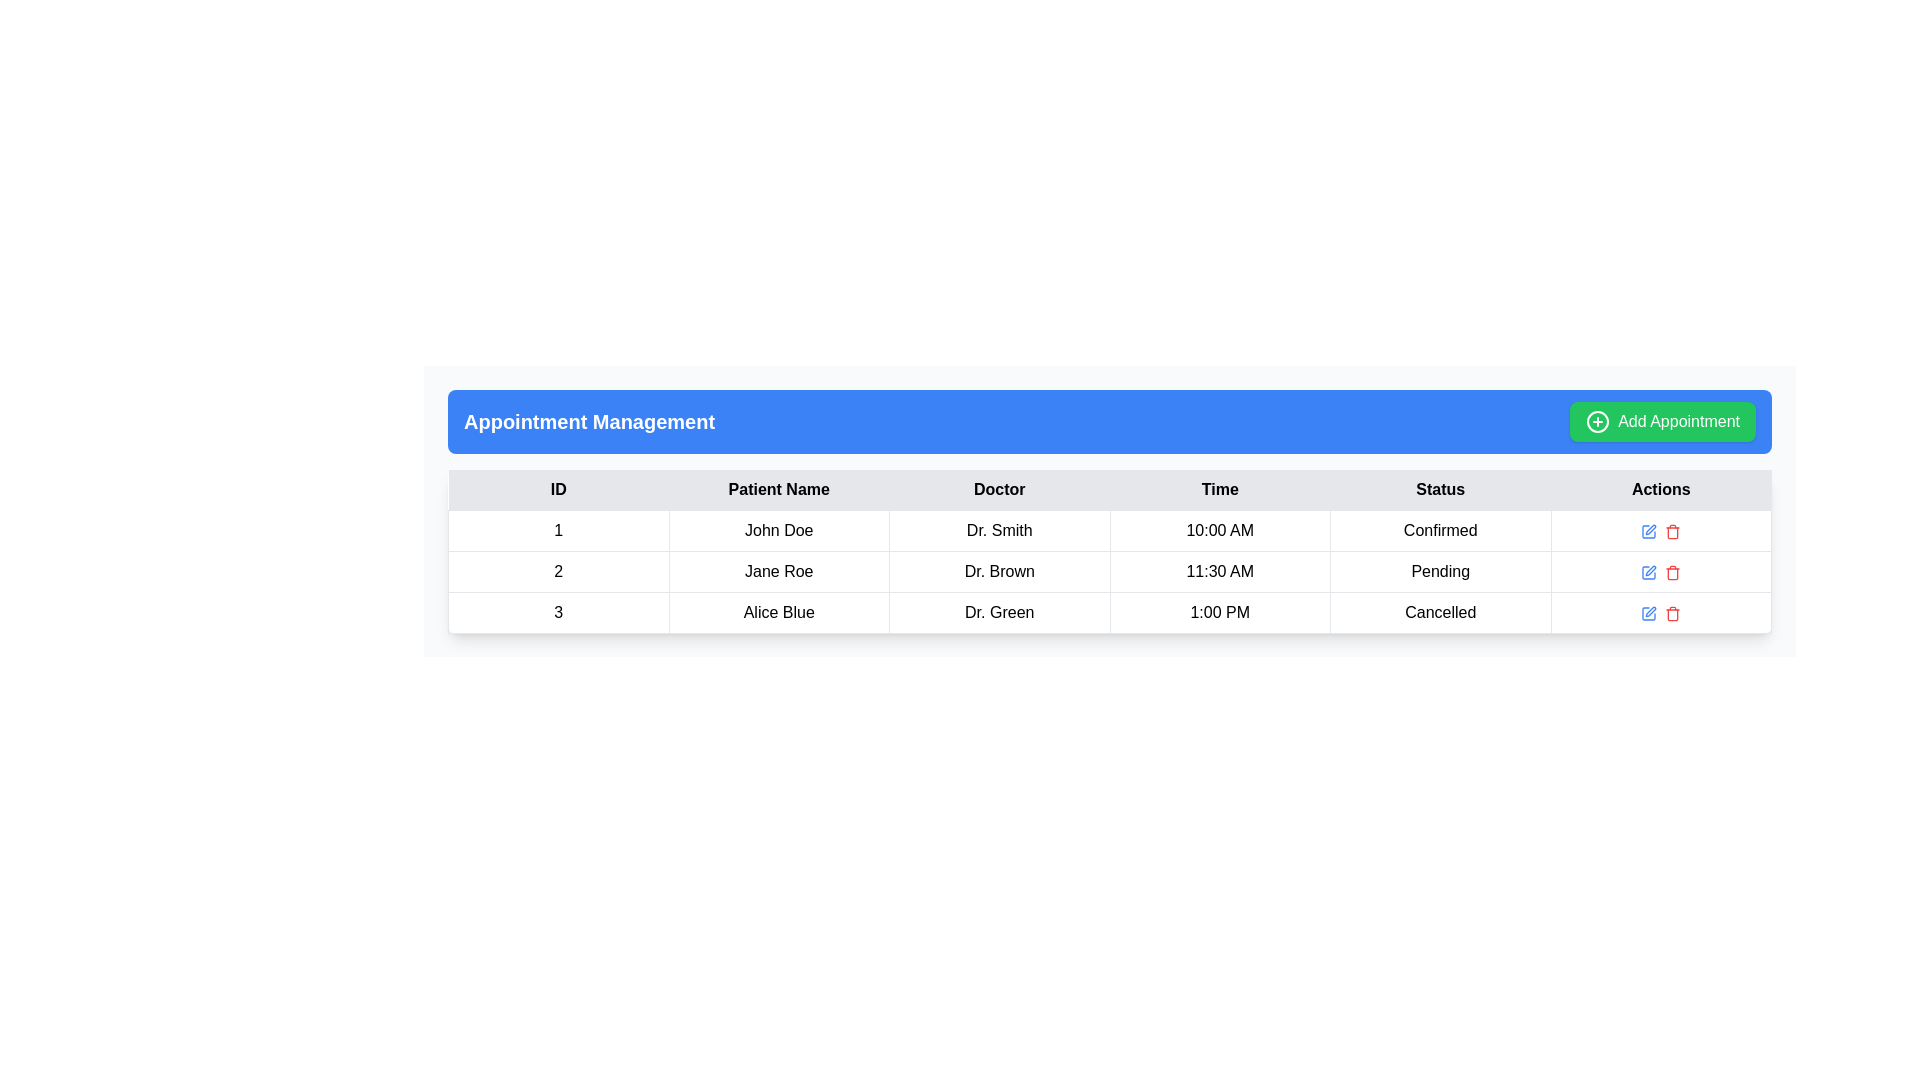 The width and height of the screenshot is (1920, 1080). What do you see at coordinates (558, 571) in the screenshot?
I see `the table cell displaying the ID number in the second row under the 'ID' column, which is the leftmost cell adjacent to the name 'Jane Roe'` at bounding box center [558, 571].